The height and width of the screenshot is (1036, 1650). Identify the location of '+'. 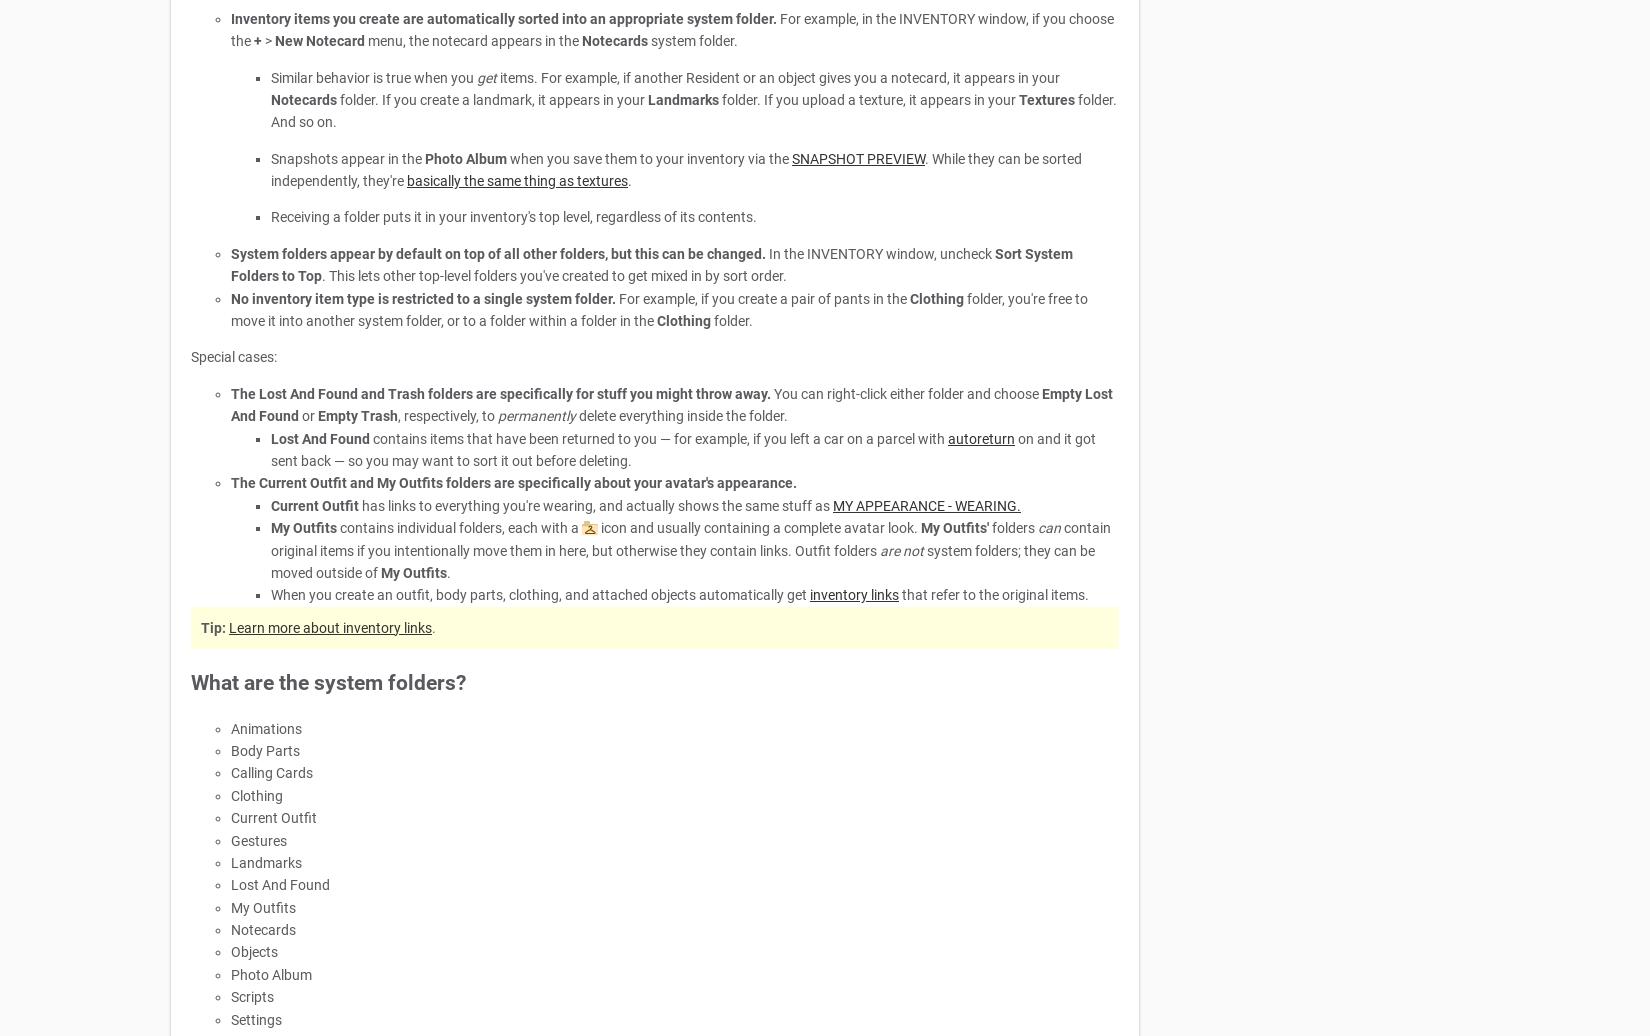
(258, 41).